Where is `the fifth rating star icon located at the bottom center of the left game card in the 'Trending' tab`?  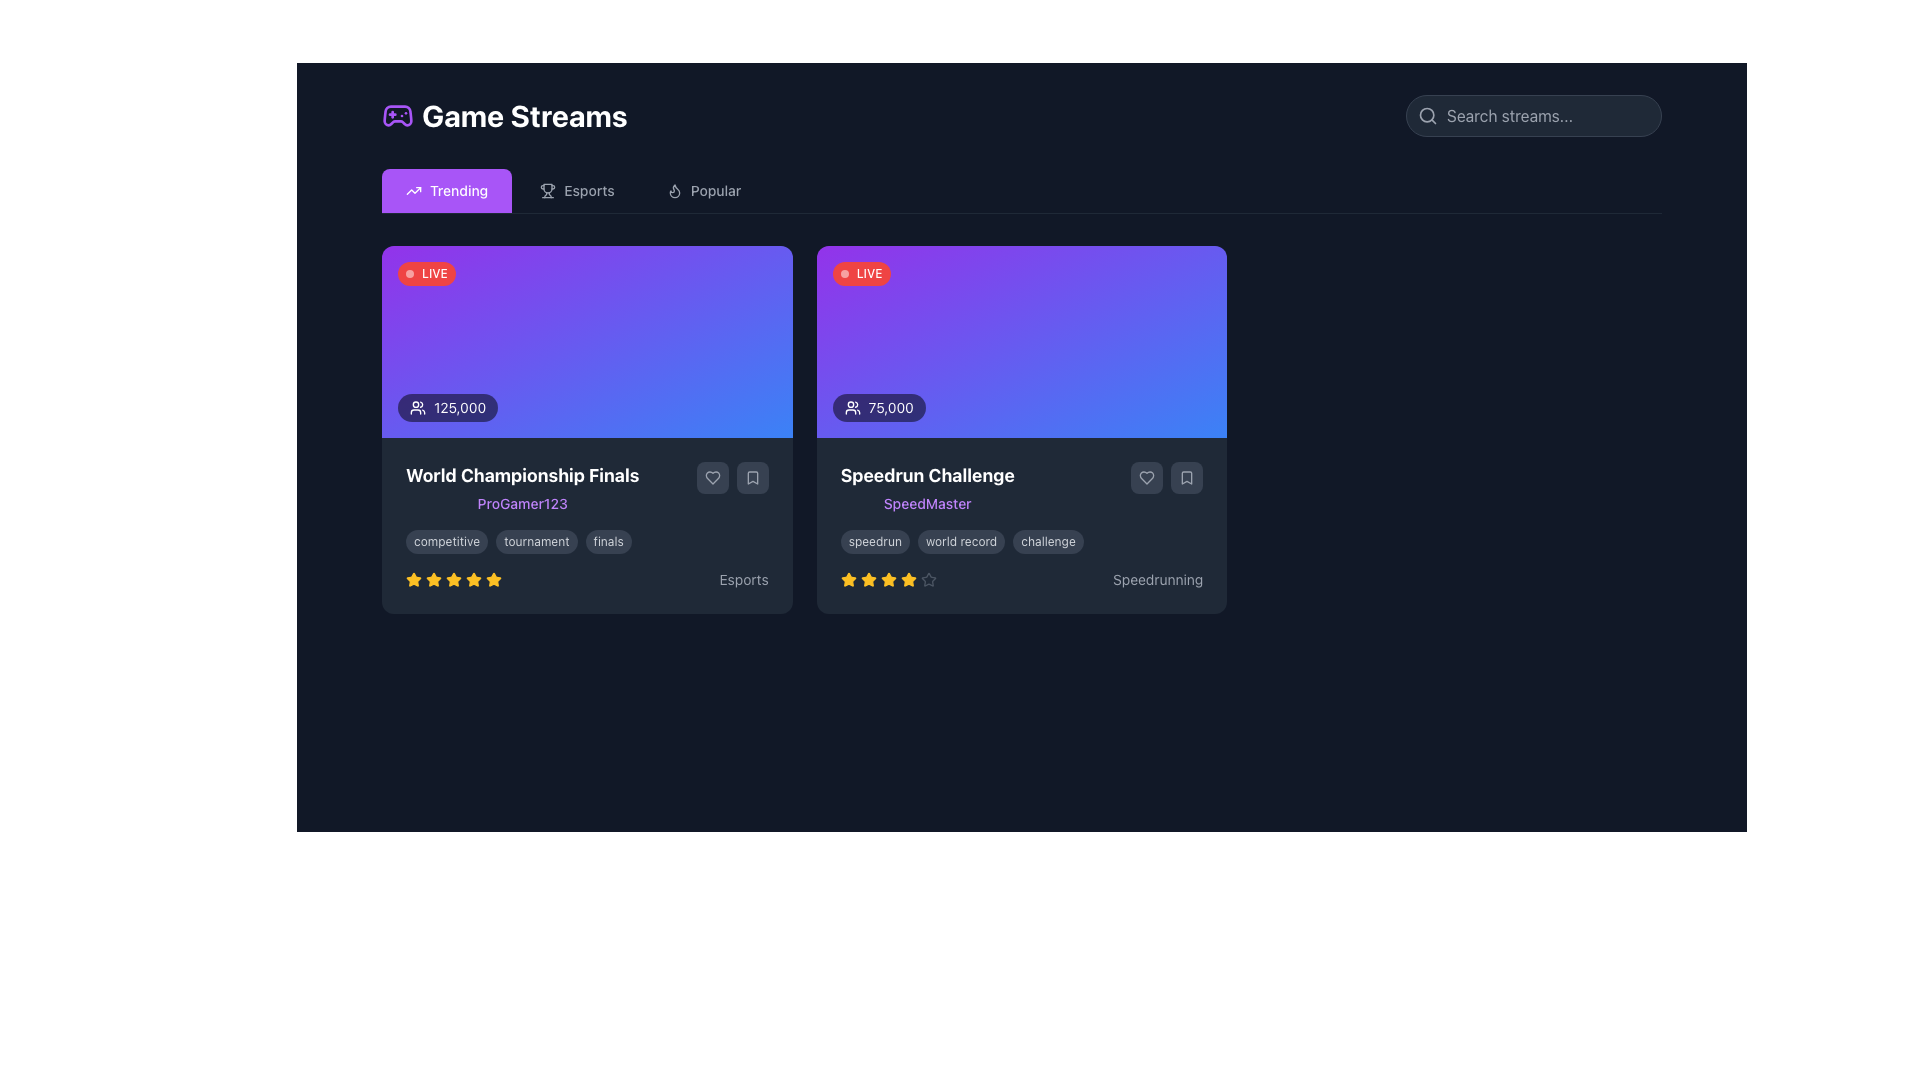 the fifth rating star icon located at the bottom center of the left game card in the 'Trending' tab is located at coordinates (494, 579).